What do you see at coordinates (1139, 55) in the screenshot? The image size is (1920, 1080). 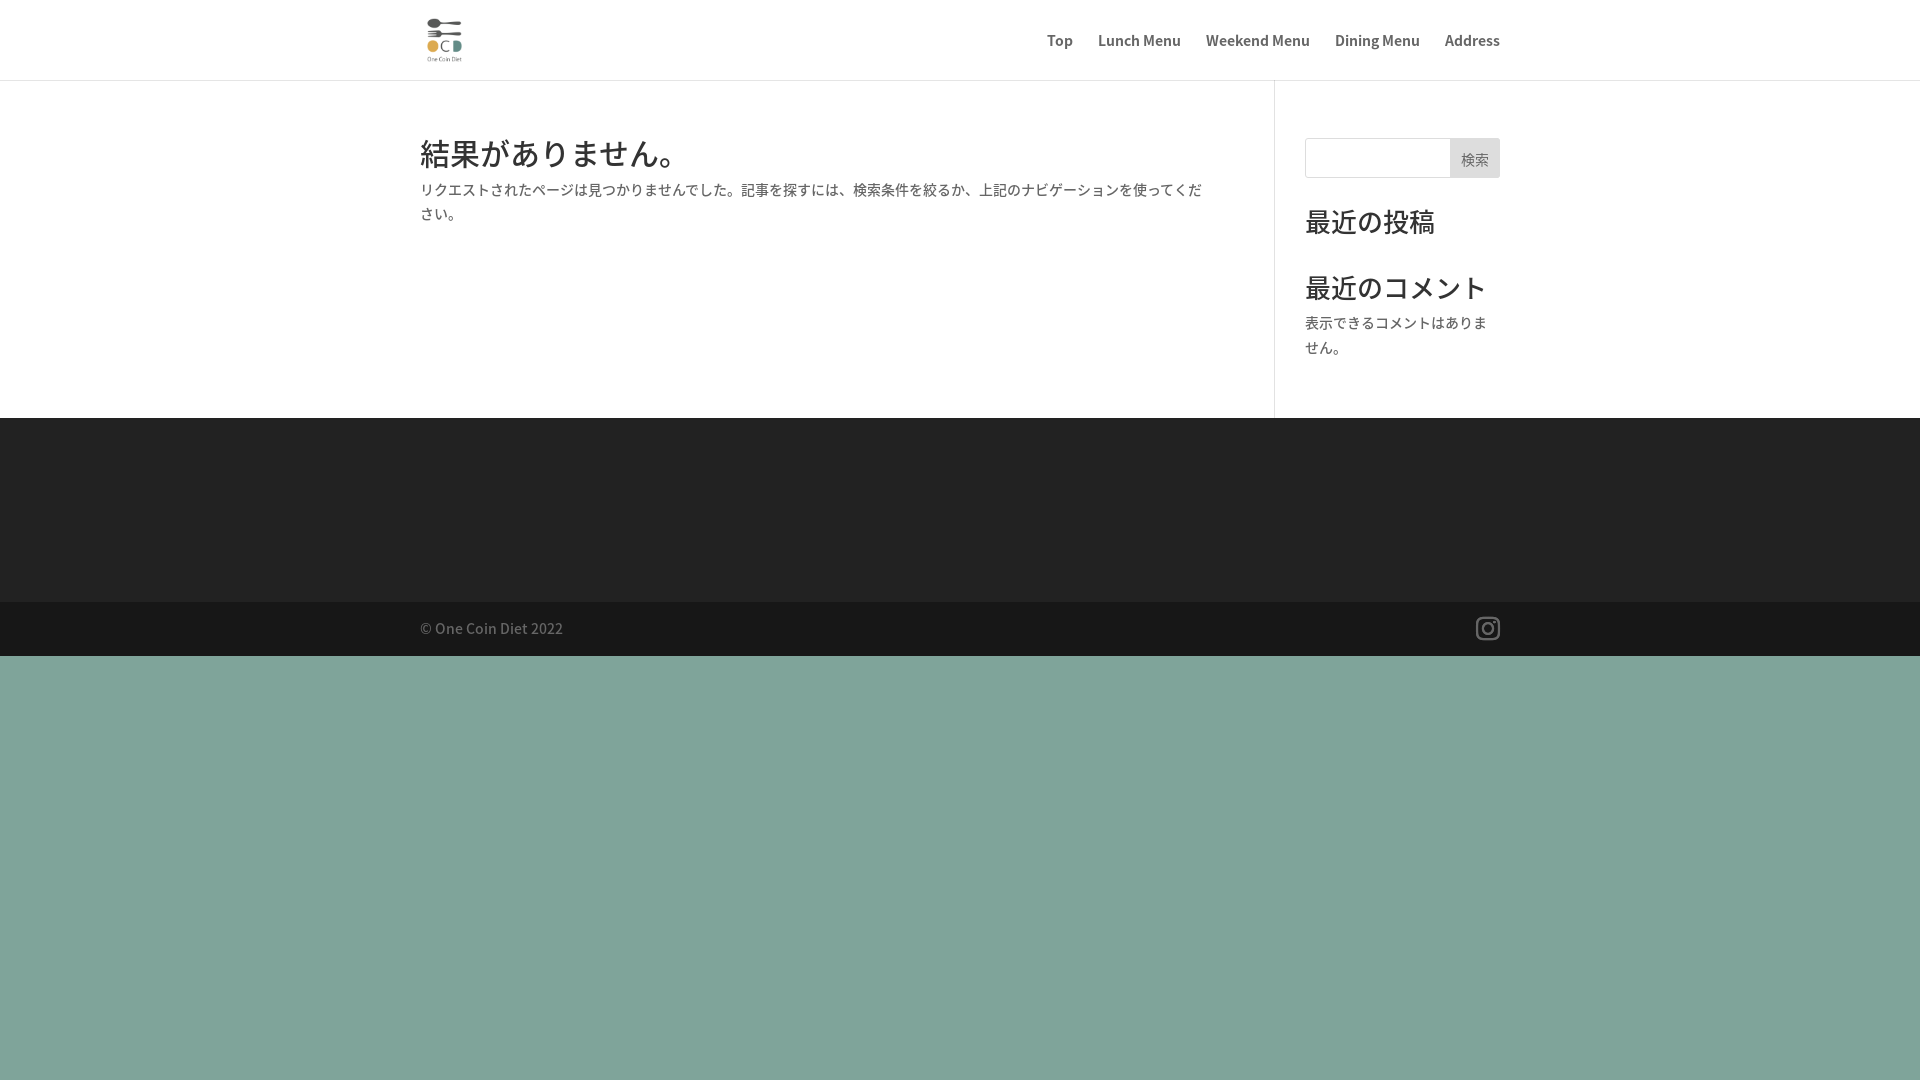 I see `'Lunch Menu'` at bounding box center [1139, 55].